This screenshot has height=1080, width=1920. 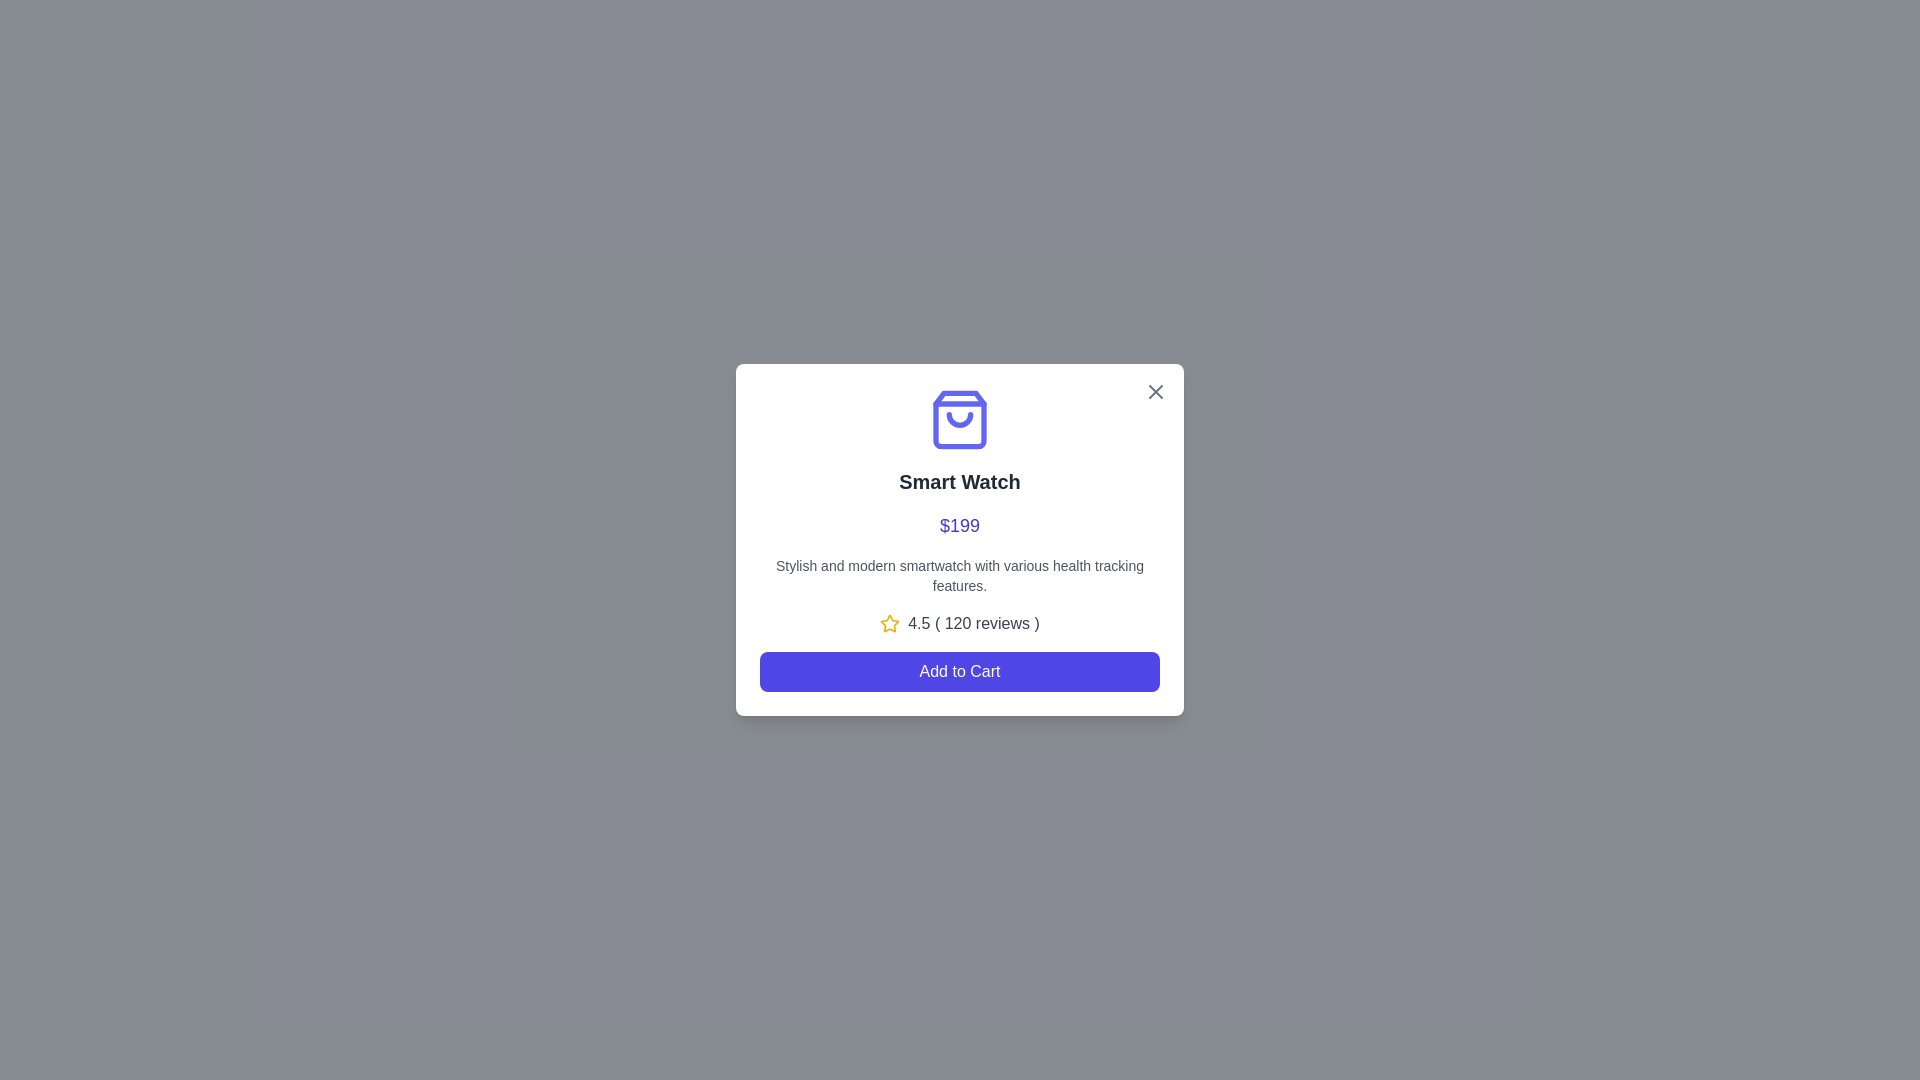 What do you see at coordinates (960, 575) in the screenshot?
I see `text content located in the center of the pop-up interface, directly below the price '$199' and above the rating section '4.5 ( 120 reviews )'` at bounding box center [960, 575].